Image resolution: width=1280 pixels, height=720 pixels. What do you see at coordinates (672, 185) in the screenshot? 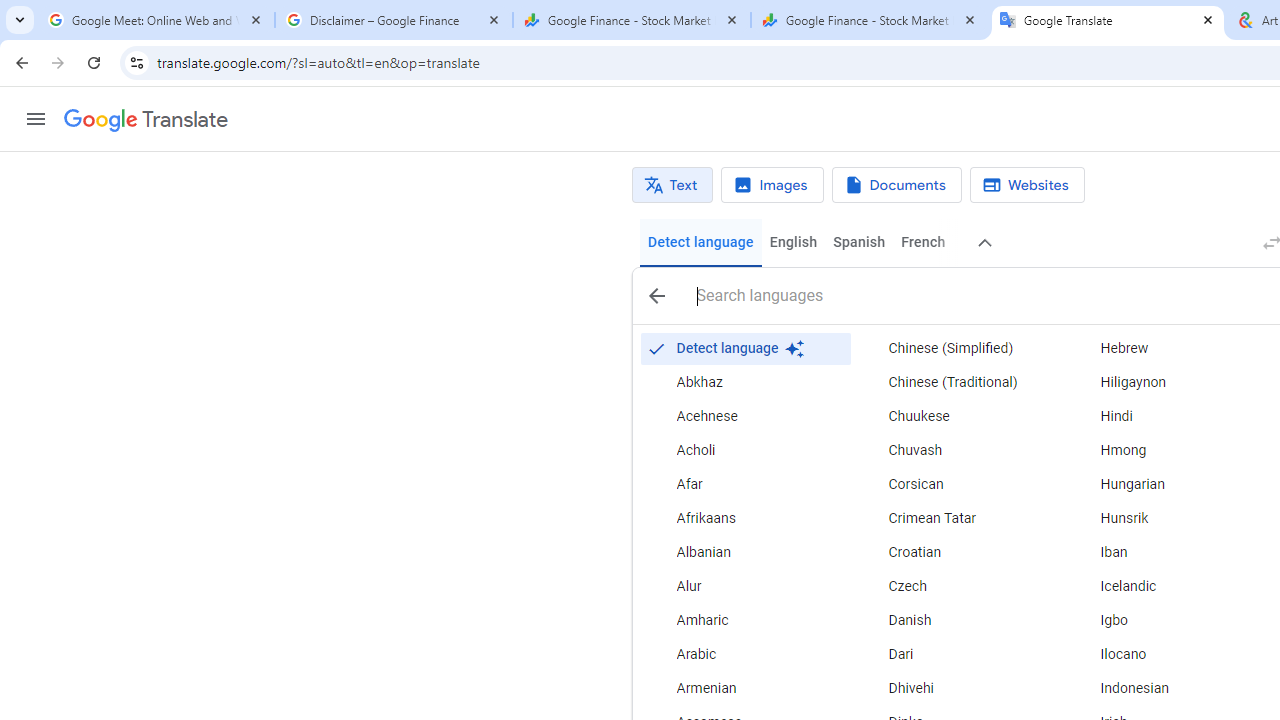
I see `'Text translation'` at bounding box center [672, 185].